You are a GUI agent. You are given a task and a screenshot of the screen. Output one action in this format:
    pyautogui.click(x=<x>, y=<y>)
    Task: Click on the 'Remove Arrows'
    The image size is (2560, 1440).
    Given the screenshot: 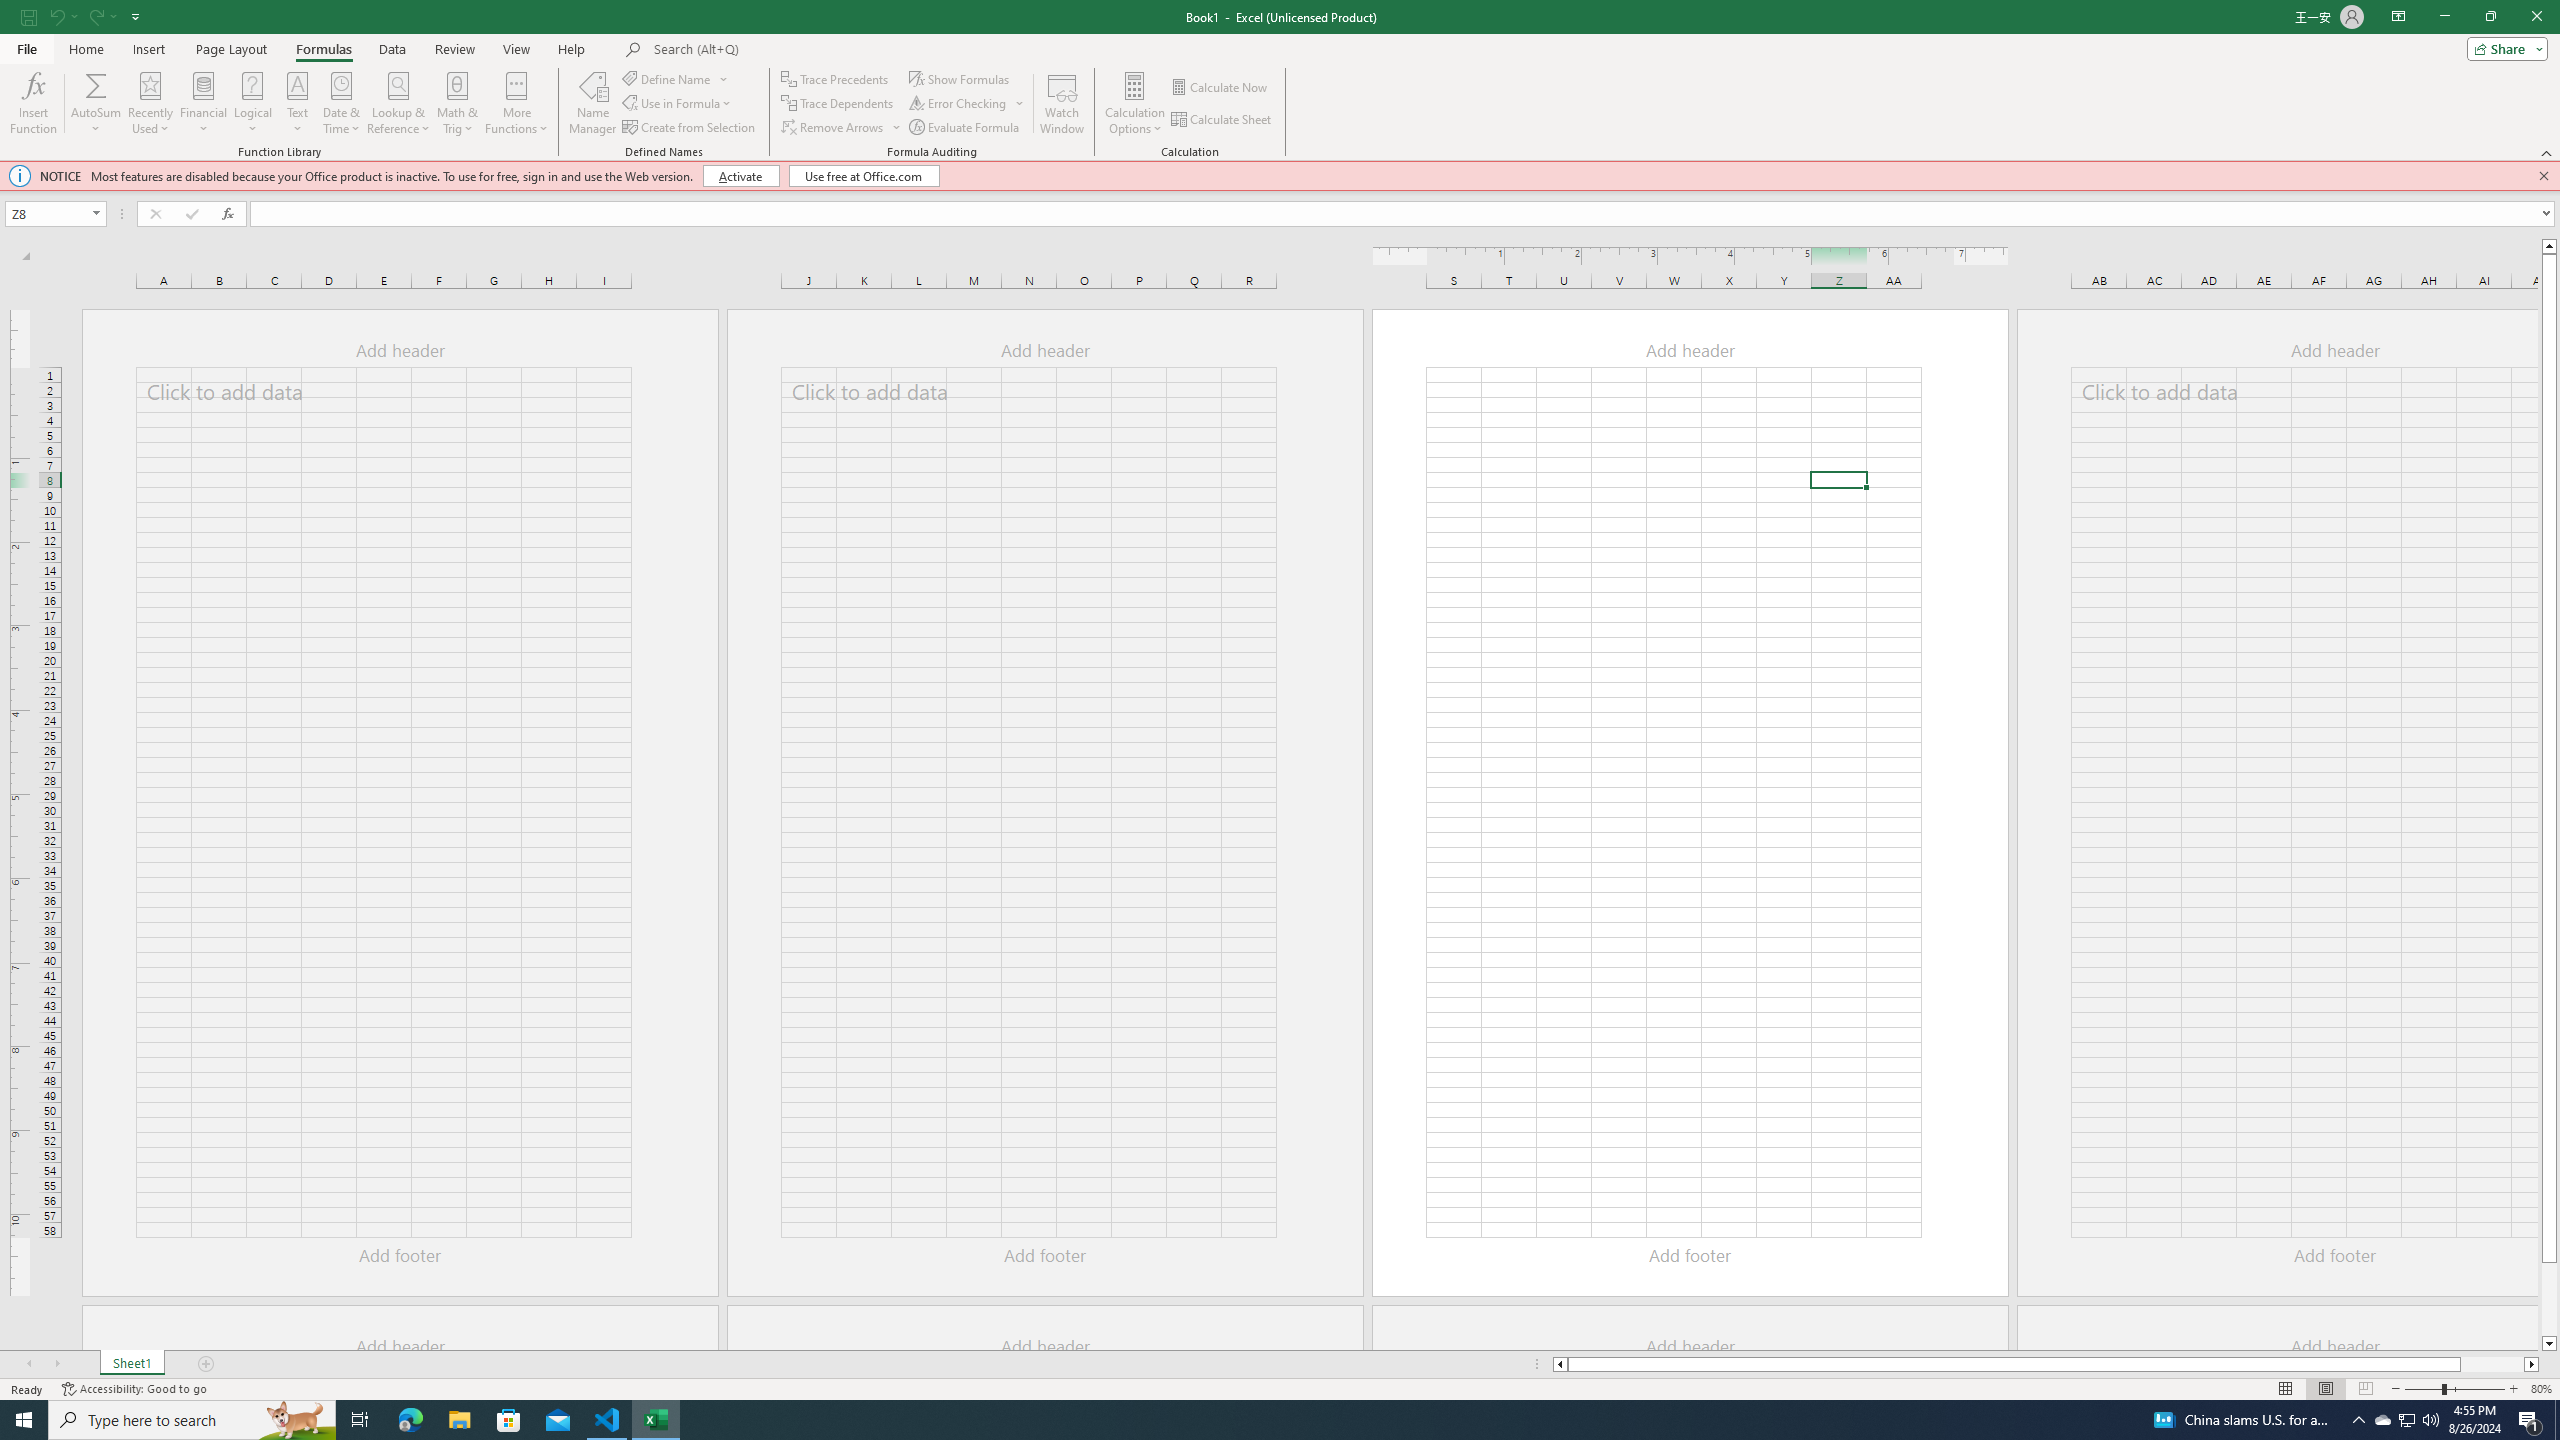 What is the action you would take?
    pyautogui.click(x=833, y=127)
    